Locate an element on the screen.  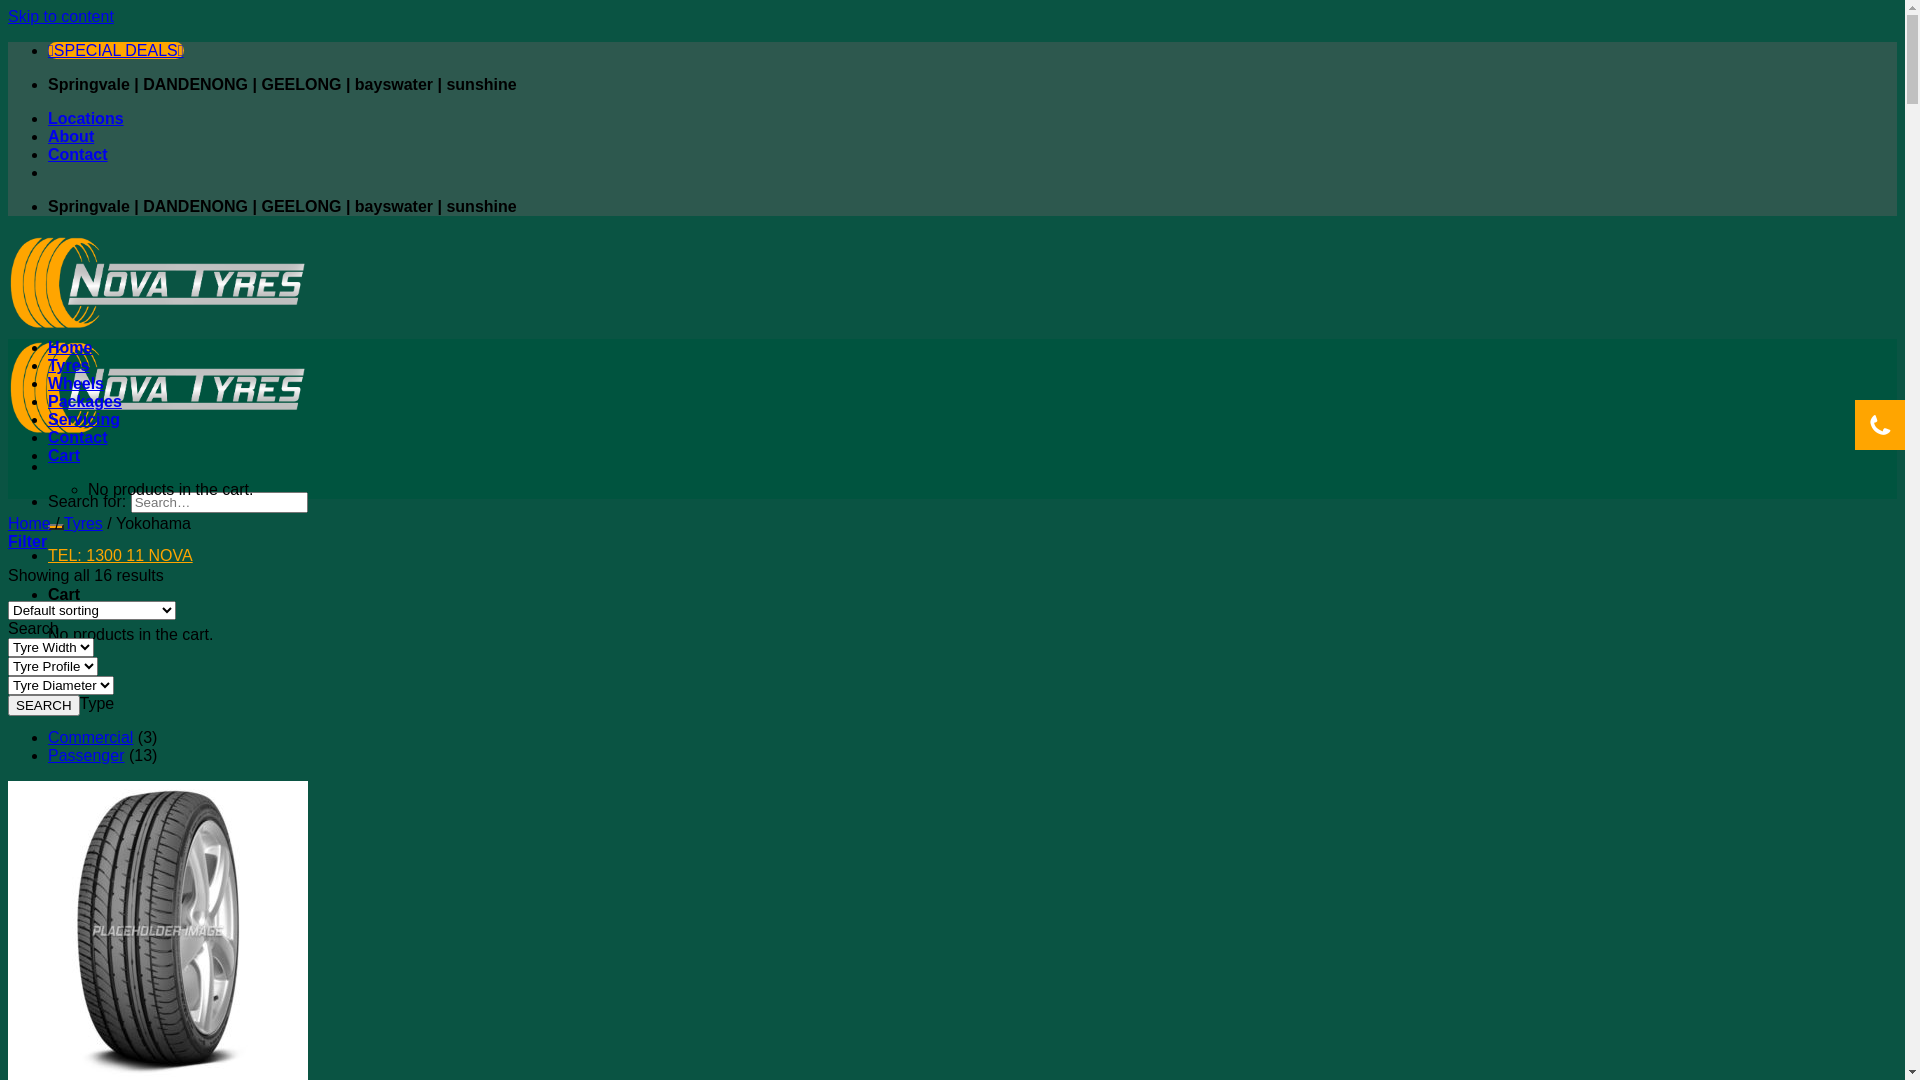
'Passenger' is located at coordinates (85, 755).